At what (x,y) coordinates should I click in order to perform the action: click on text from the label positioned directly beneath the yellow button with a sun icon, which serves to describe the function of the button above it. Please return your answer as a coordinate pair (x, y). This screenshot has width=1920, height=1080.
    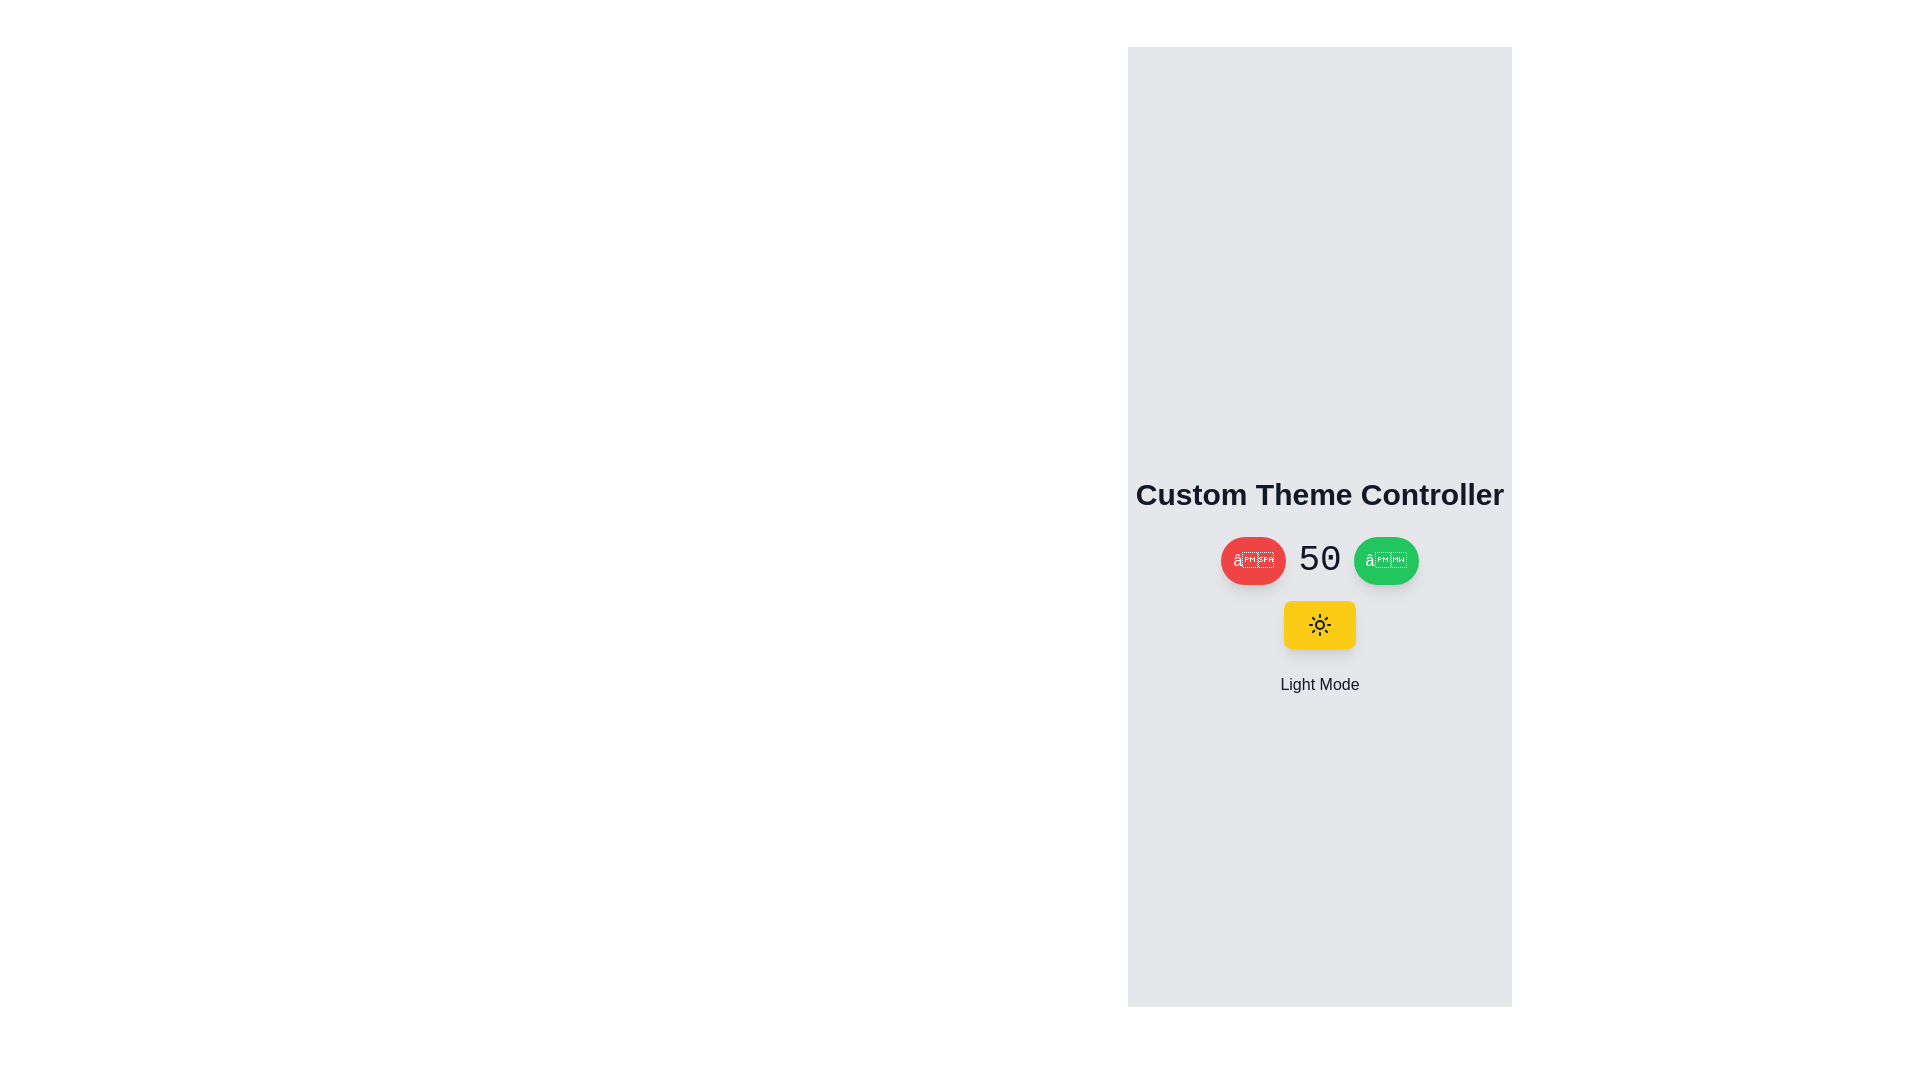
    Looking at the image, I should click on (1320, 684).